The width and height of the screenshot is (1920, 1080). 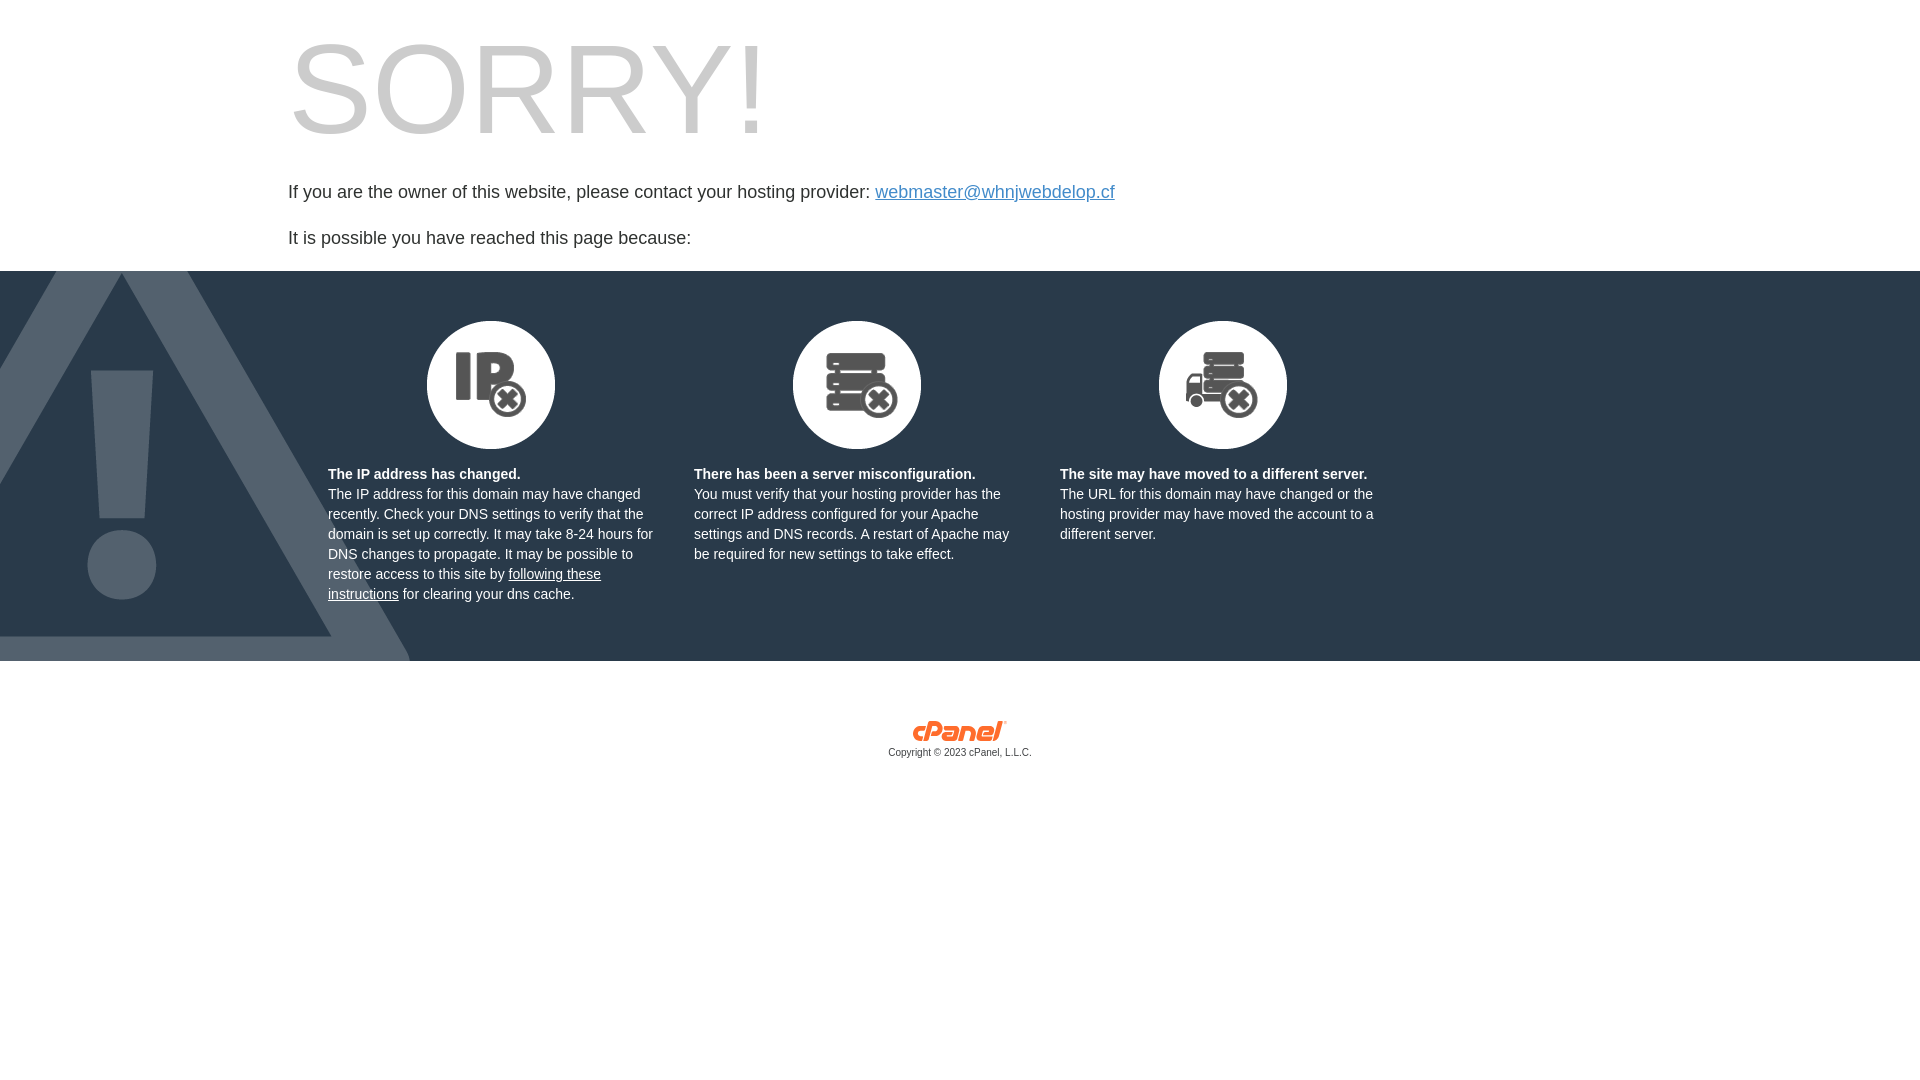 What do you see at coordinates (463, 583) in the screenshot?
I see `'following these instructions'` at bounding box center [463, 583].